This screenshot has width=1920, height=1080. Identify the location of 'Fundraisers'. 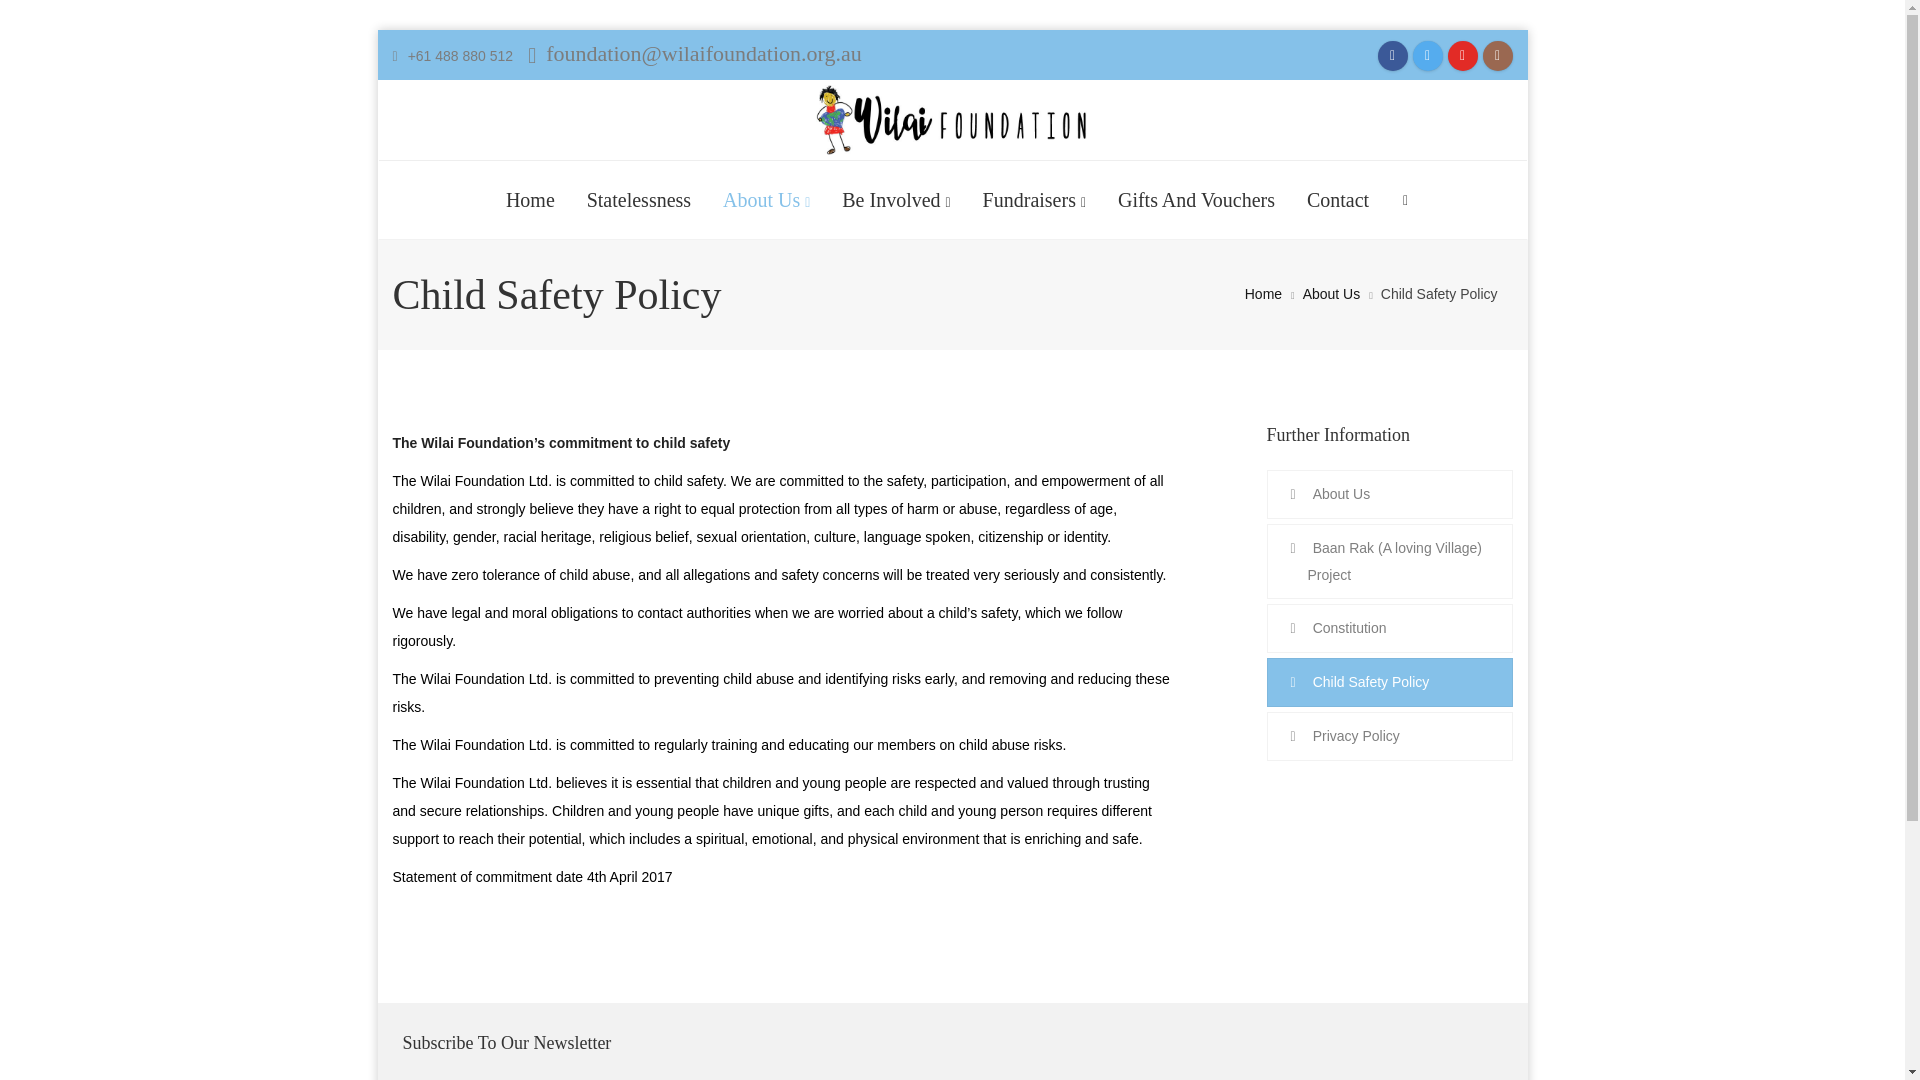
(1034, 200).